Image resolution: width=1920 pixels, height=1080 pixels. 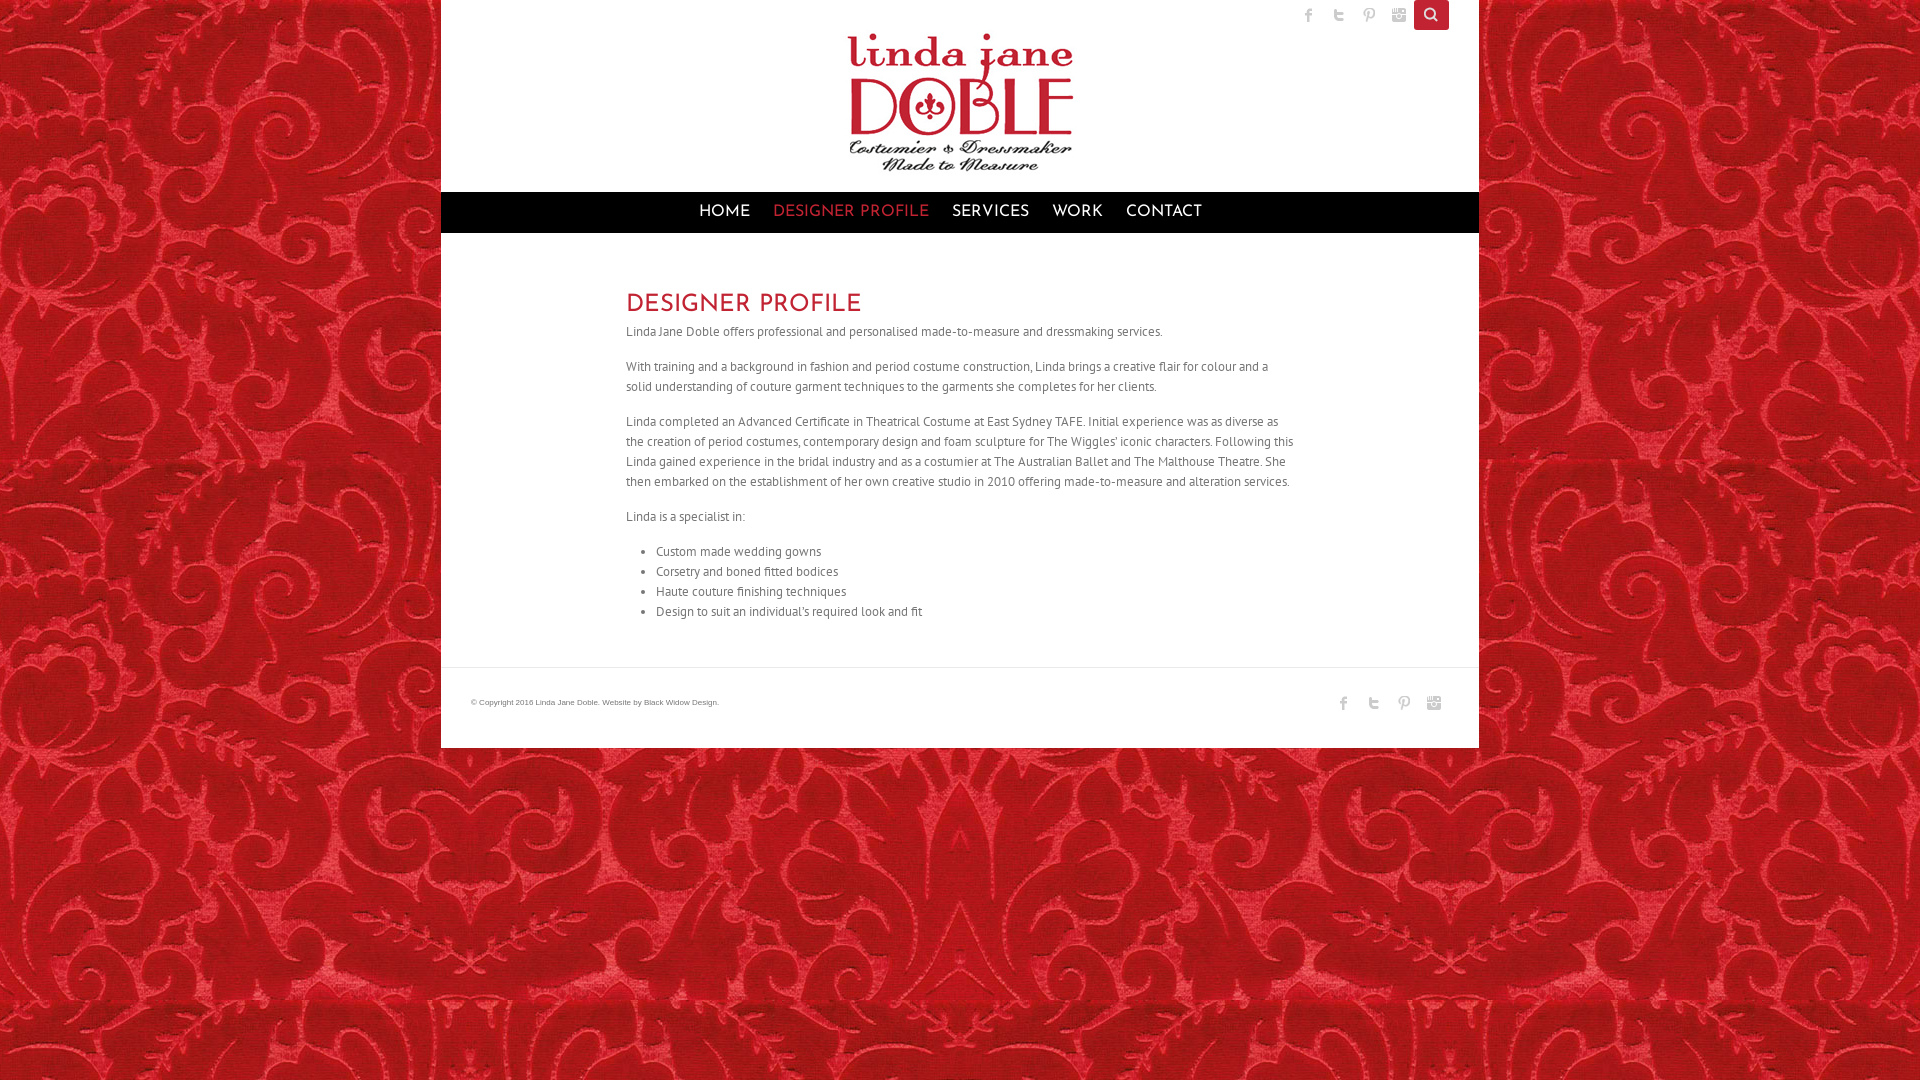 I want to click on 'HOME', so click(x=722, y=209).